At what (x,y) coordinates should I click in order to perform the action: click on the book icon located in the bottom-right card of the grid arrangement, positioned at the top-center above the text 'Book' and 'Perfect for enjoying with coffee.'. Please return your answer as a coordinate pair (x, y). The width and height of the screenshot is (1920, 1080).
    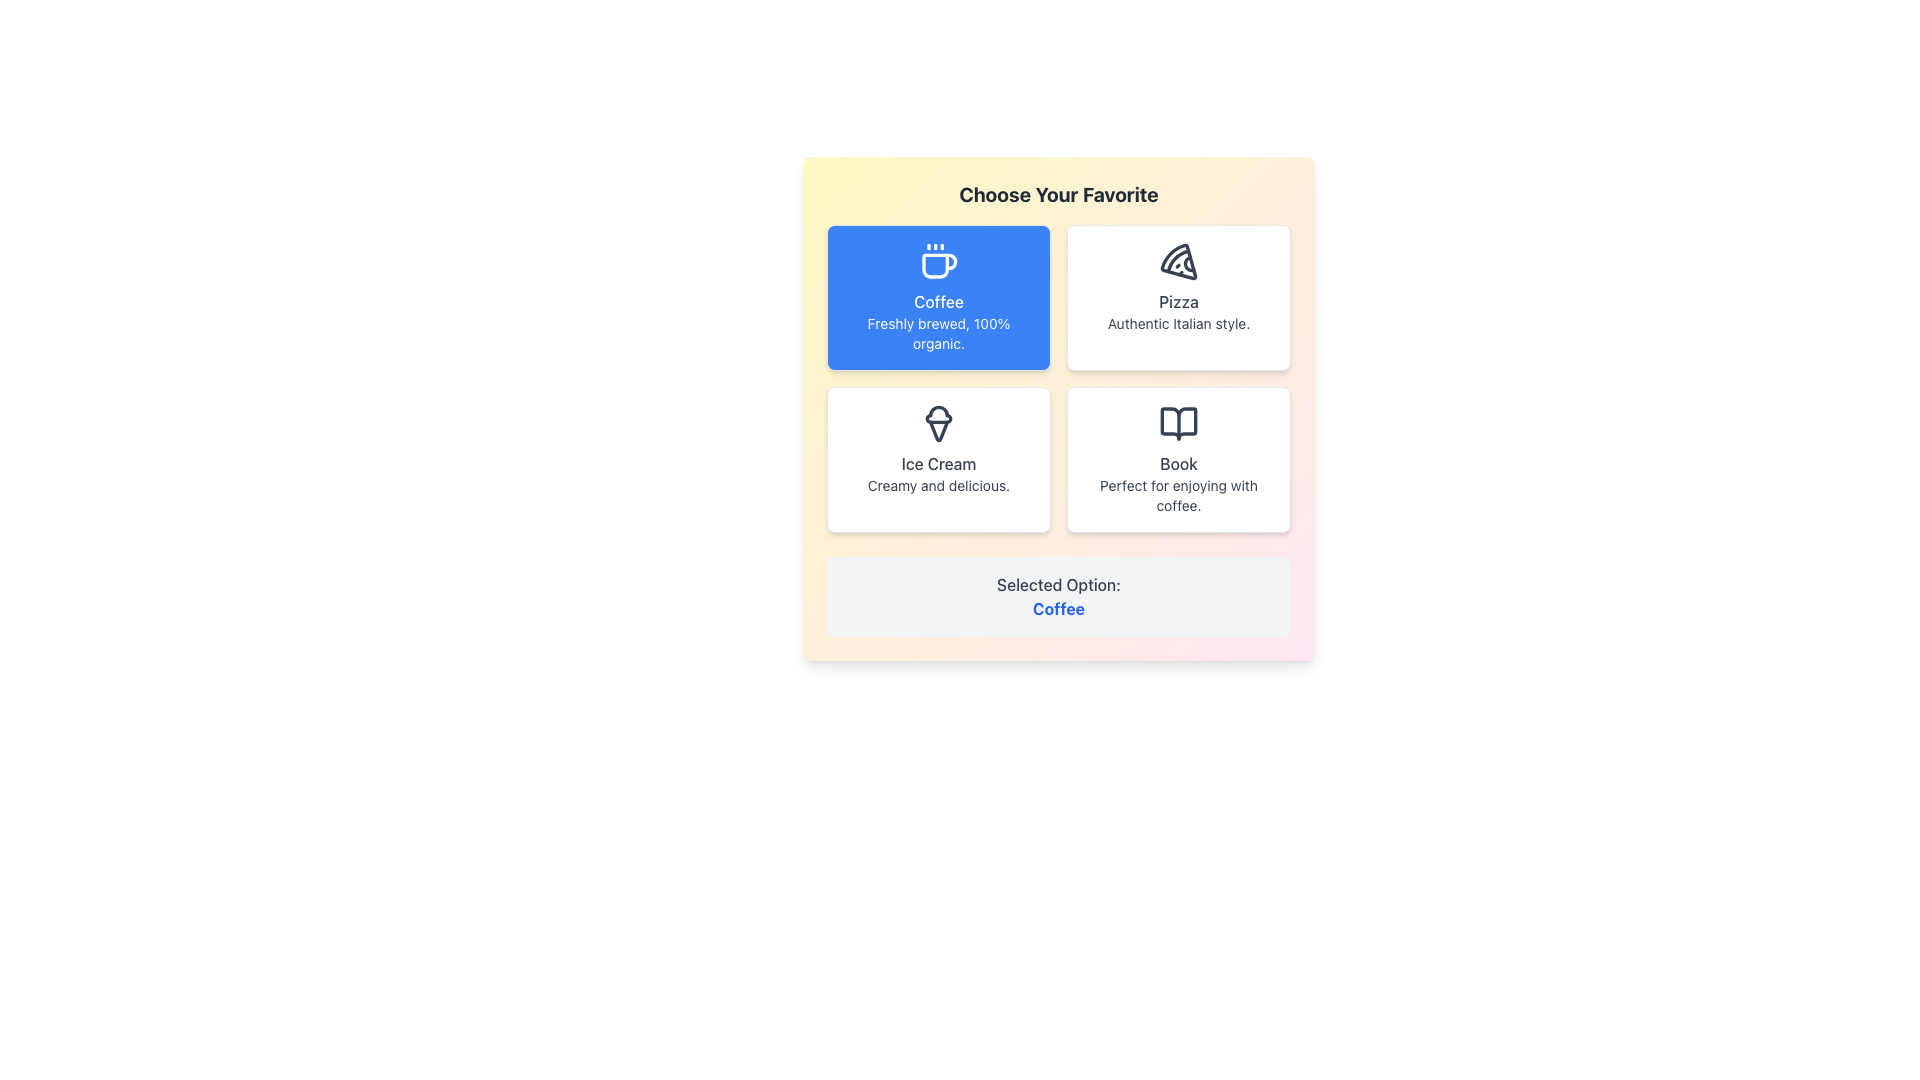
    Looking at the image, I should click on (1179, 423).